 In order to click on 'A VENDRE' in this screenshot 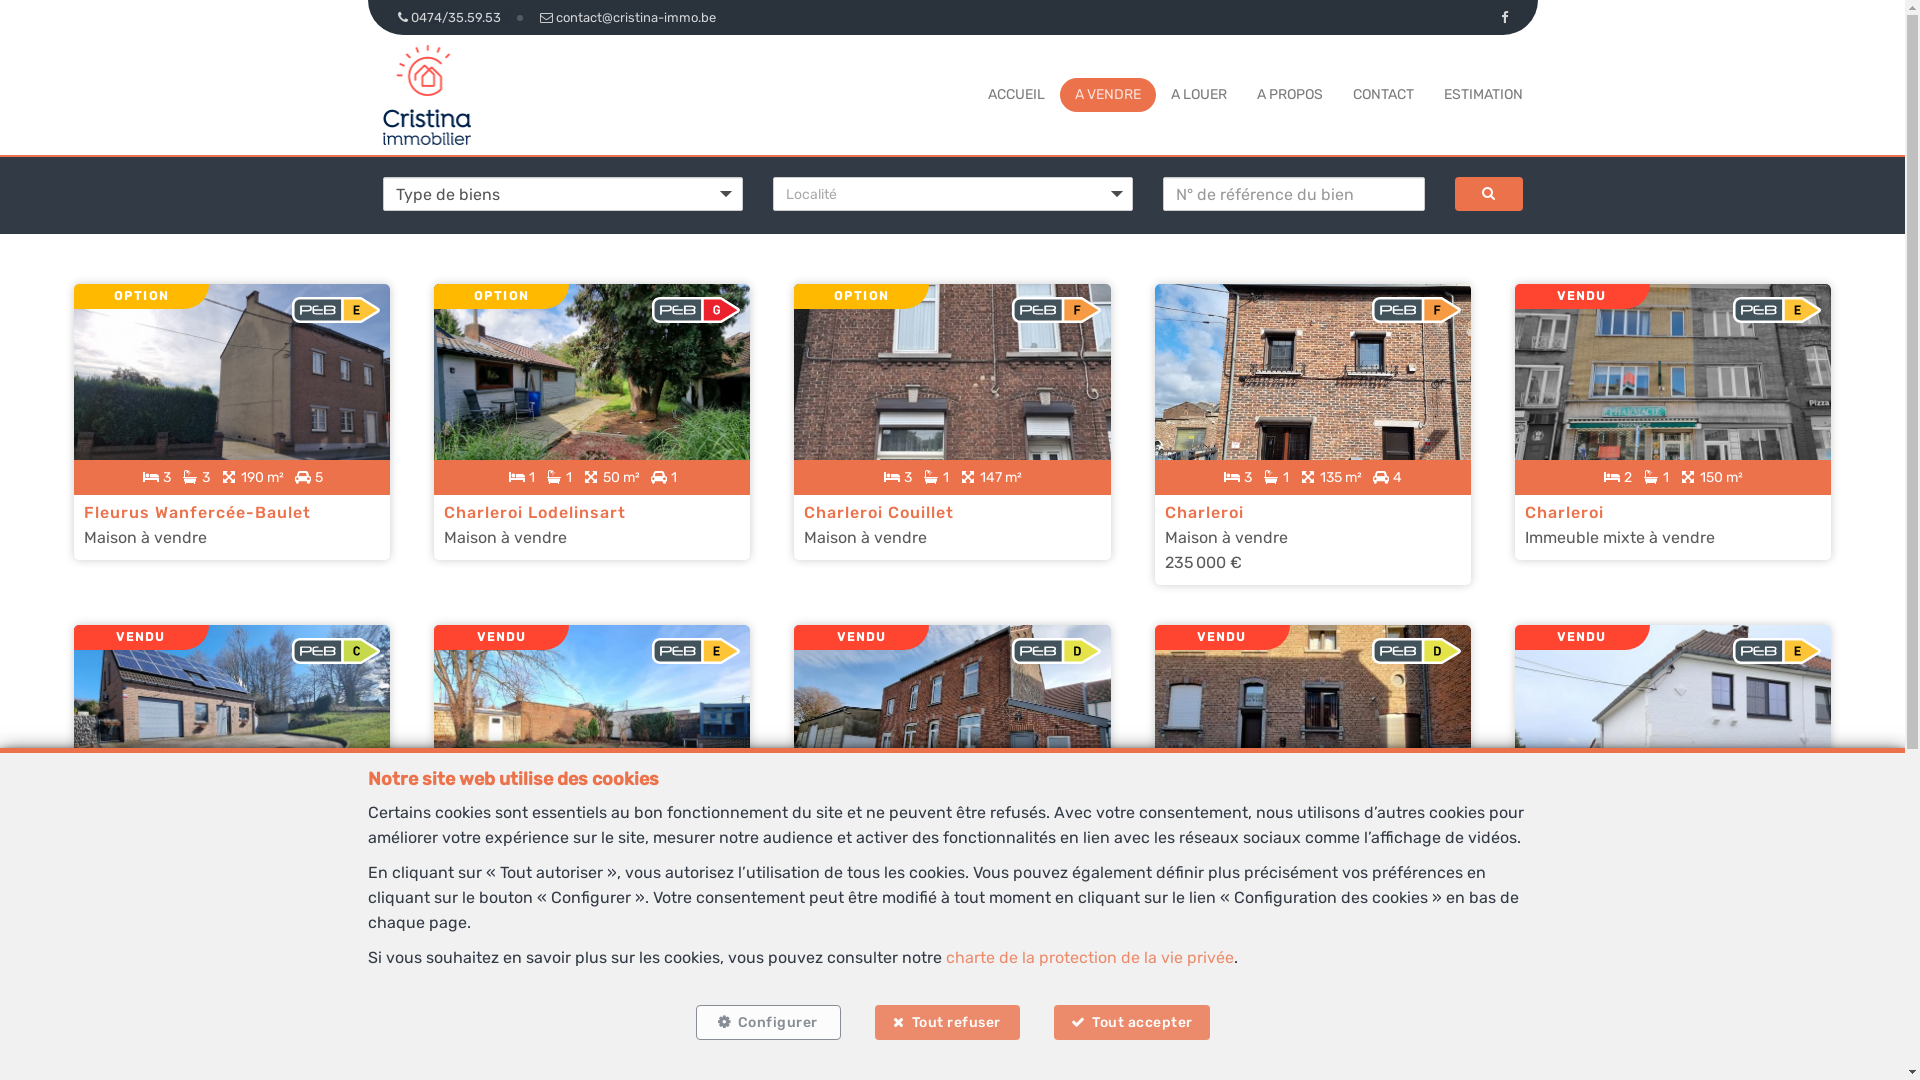, I will do `click(1106, 94)`.